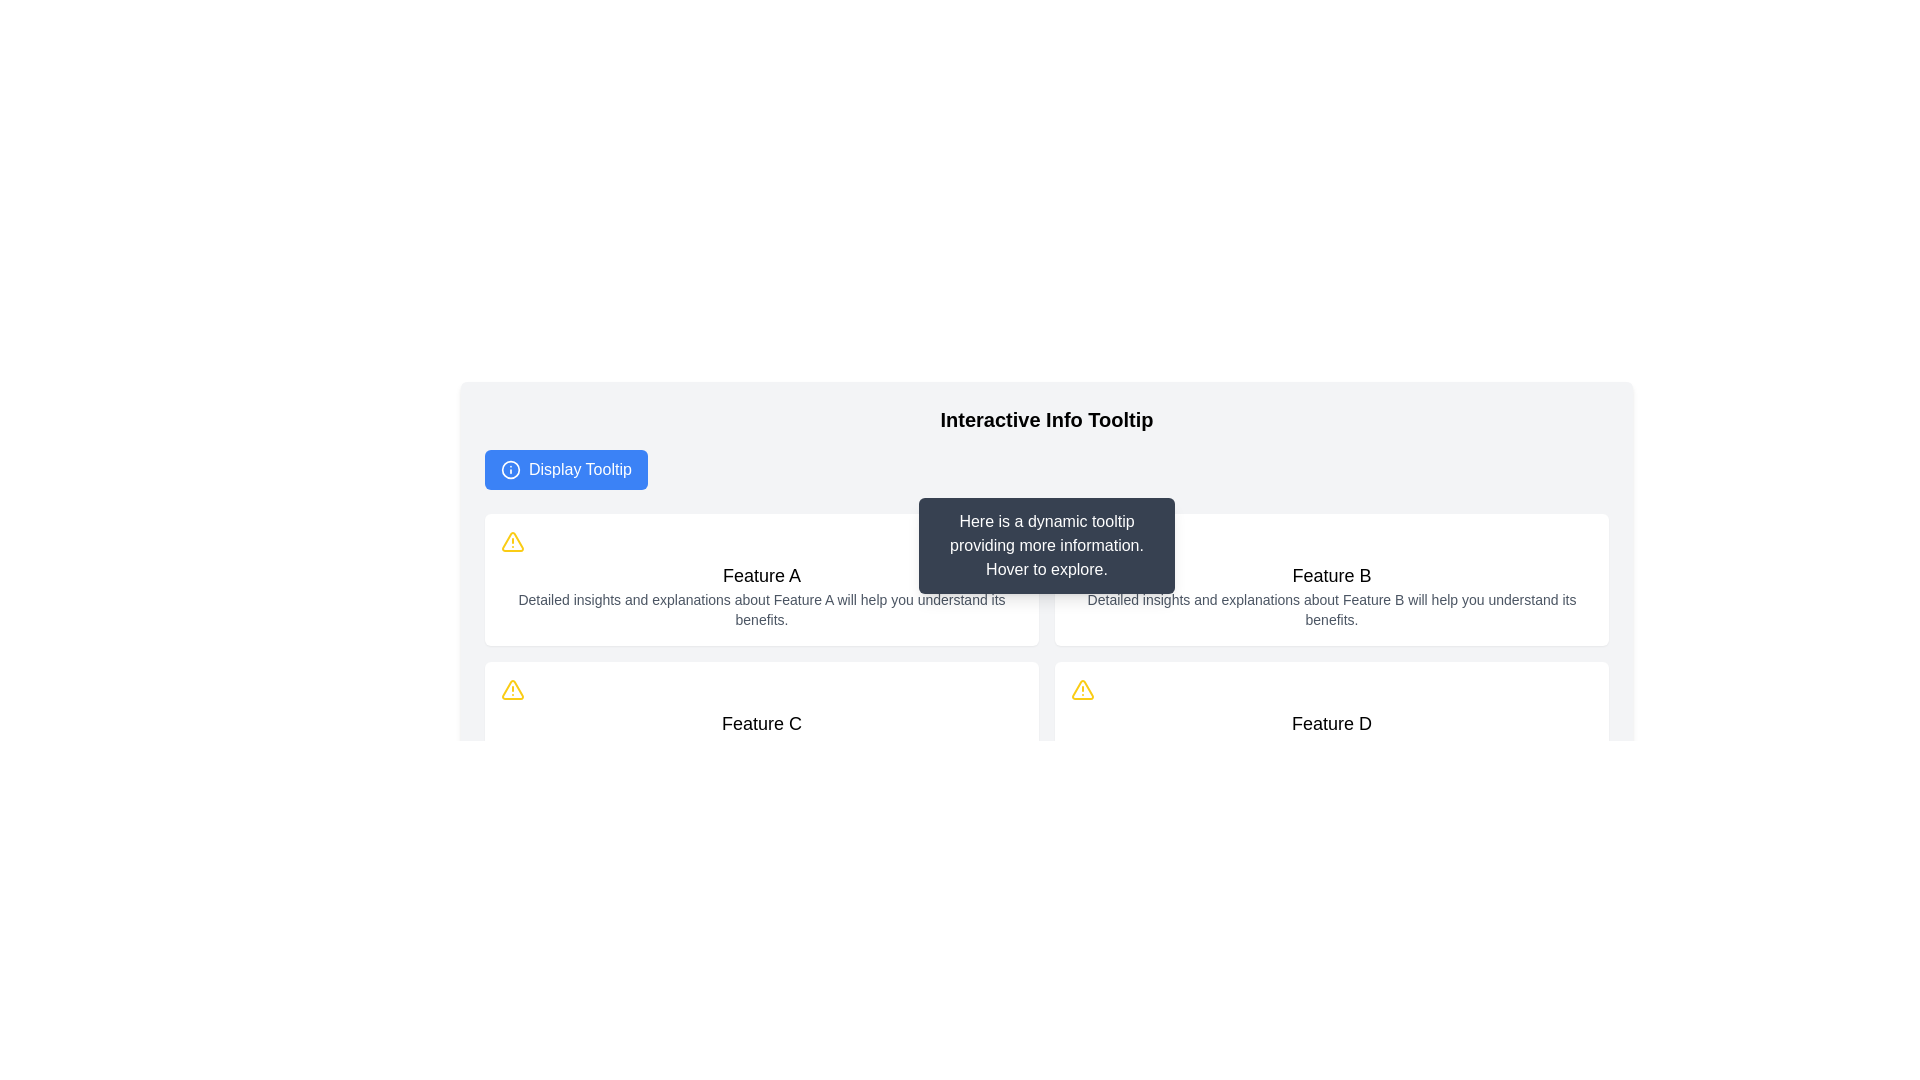  I want to click on the text element displaying 'Feature B', which is styled with a large font and bold weight, located at the top-center of its card in the second column of a four-column grid layout, so click(1331, 575).